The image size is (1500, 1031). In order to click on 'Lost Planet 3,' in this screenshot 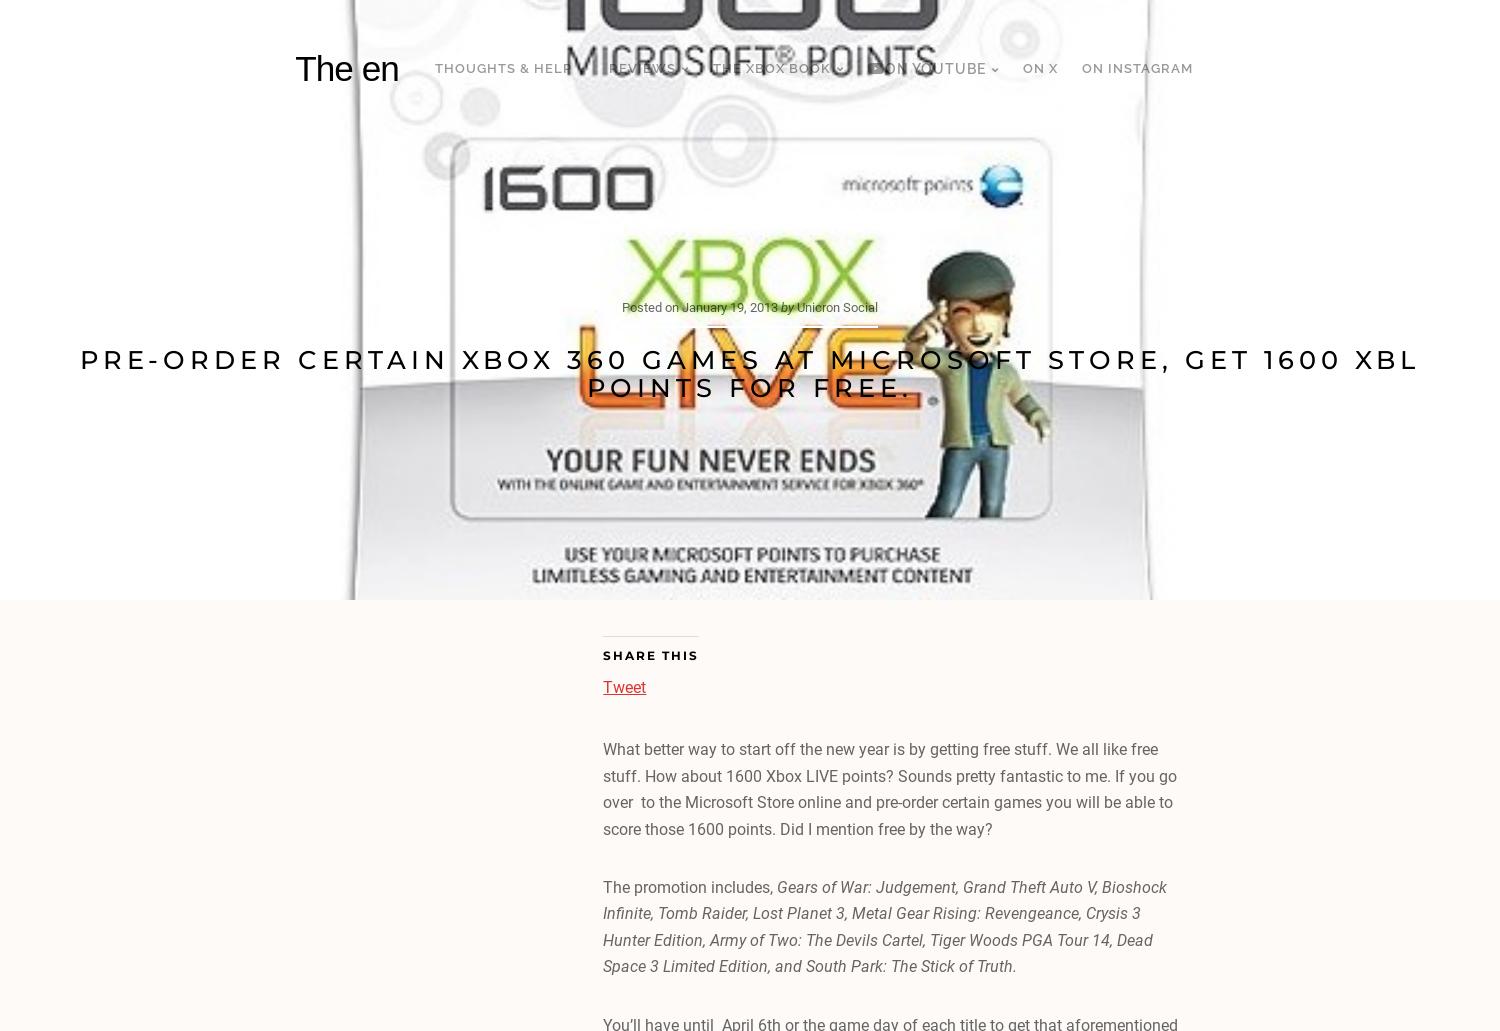, I will do `click(802, 913)`.